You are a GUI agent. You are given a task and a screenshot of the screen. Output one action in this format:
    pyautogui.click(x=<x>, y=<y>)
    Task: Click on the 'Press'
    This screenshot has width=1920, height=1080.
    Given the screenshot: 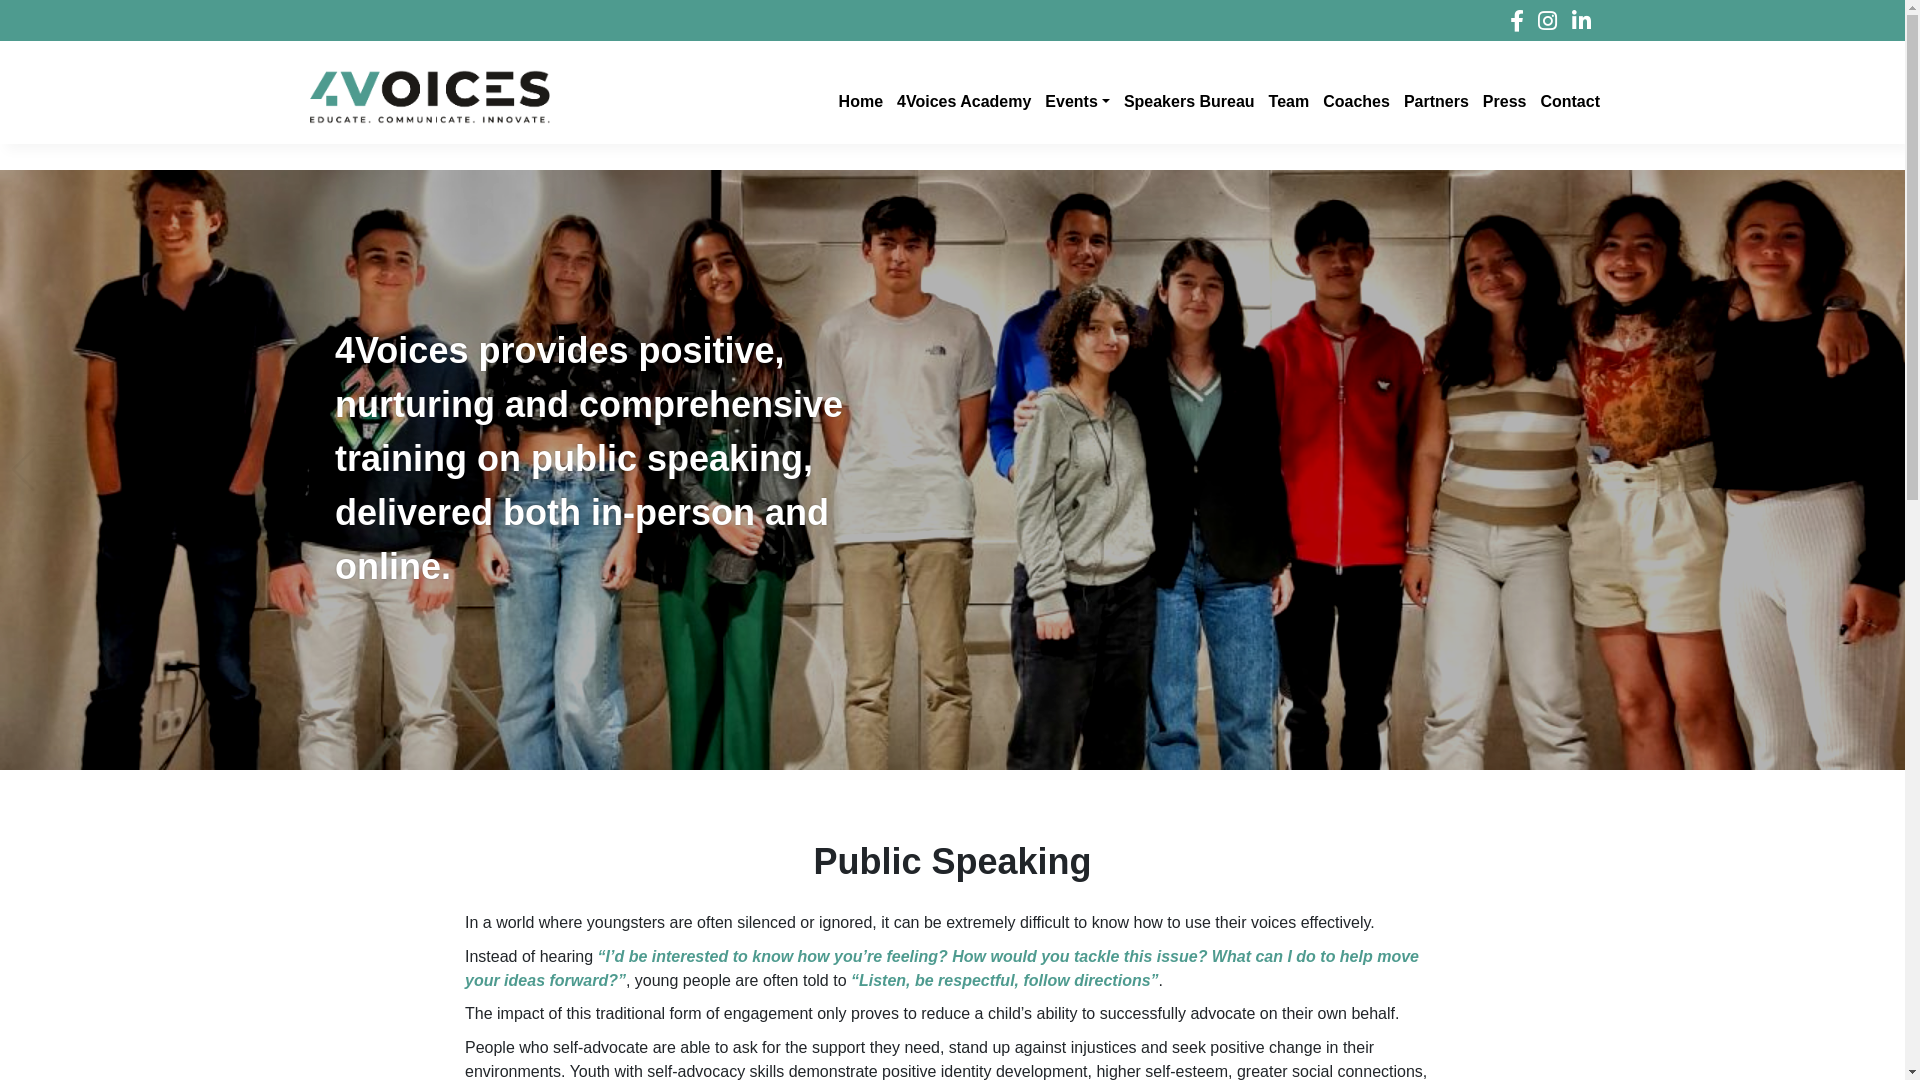 What is the action you would take?
    pyautogui.click(x=1502, y=97)
    